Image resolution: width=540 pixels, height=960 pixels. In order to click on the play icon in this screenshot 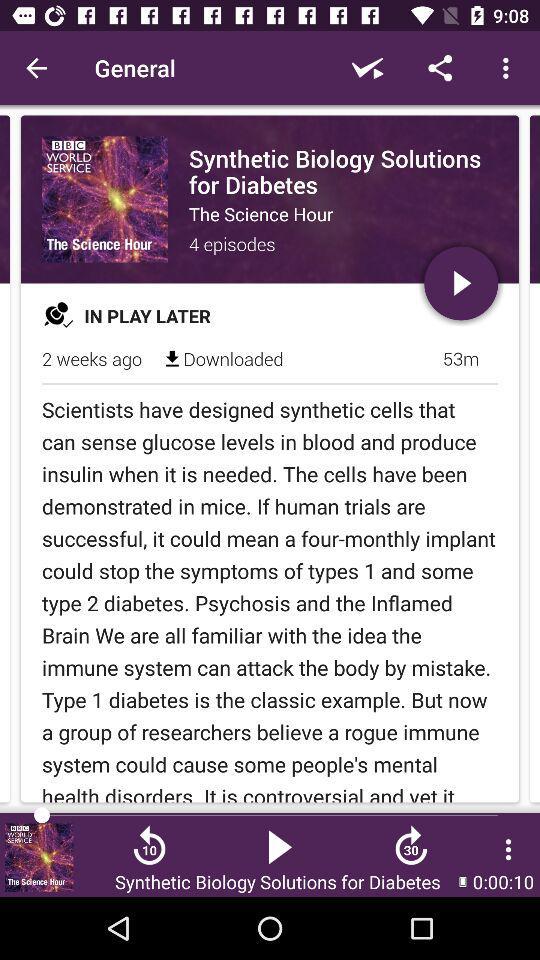, I will do `click(279, 853)`.